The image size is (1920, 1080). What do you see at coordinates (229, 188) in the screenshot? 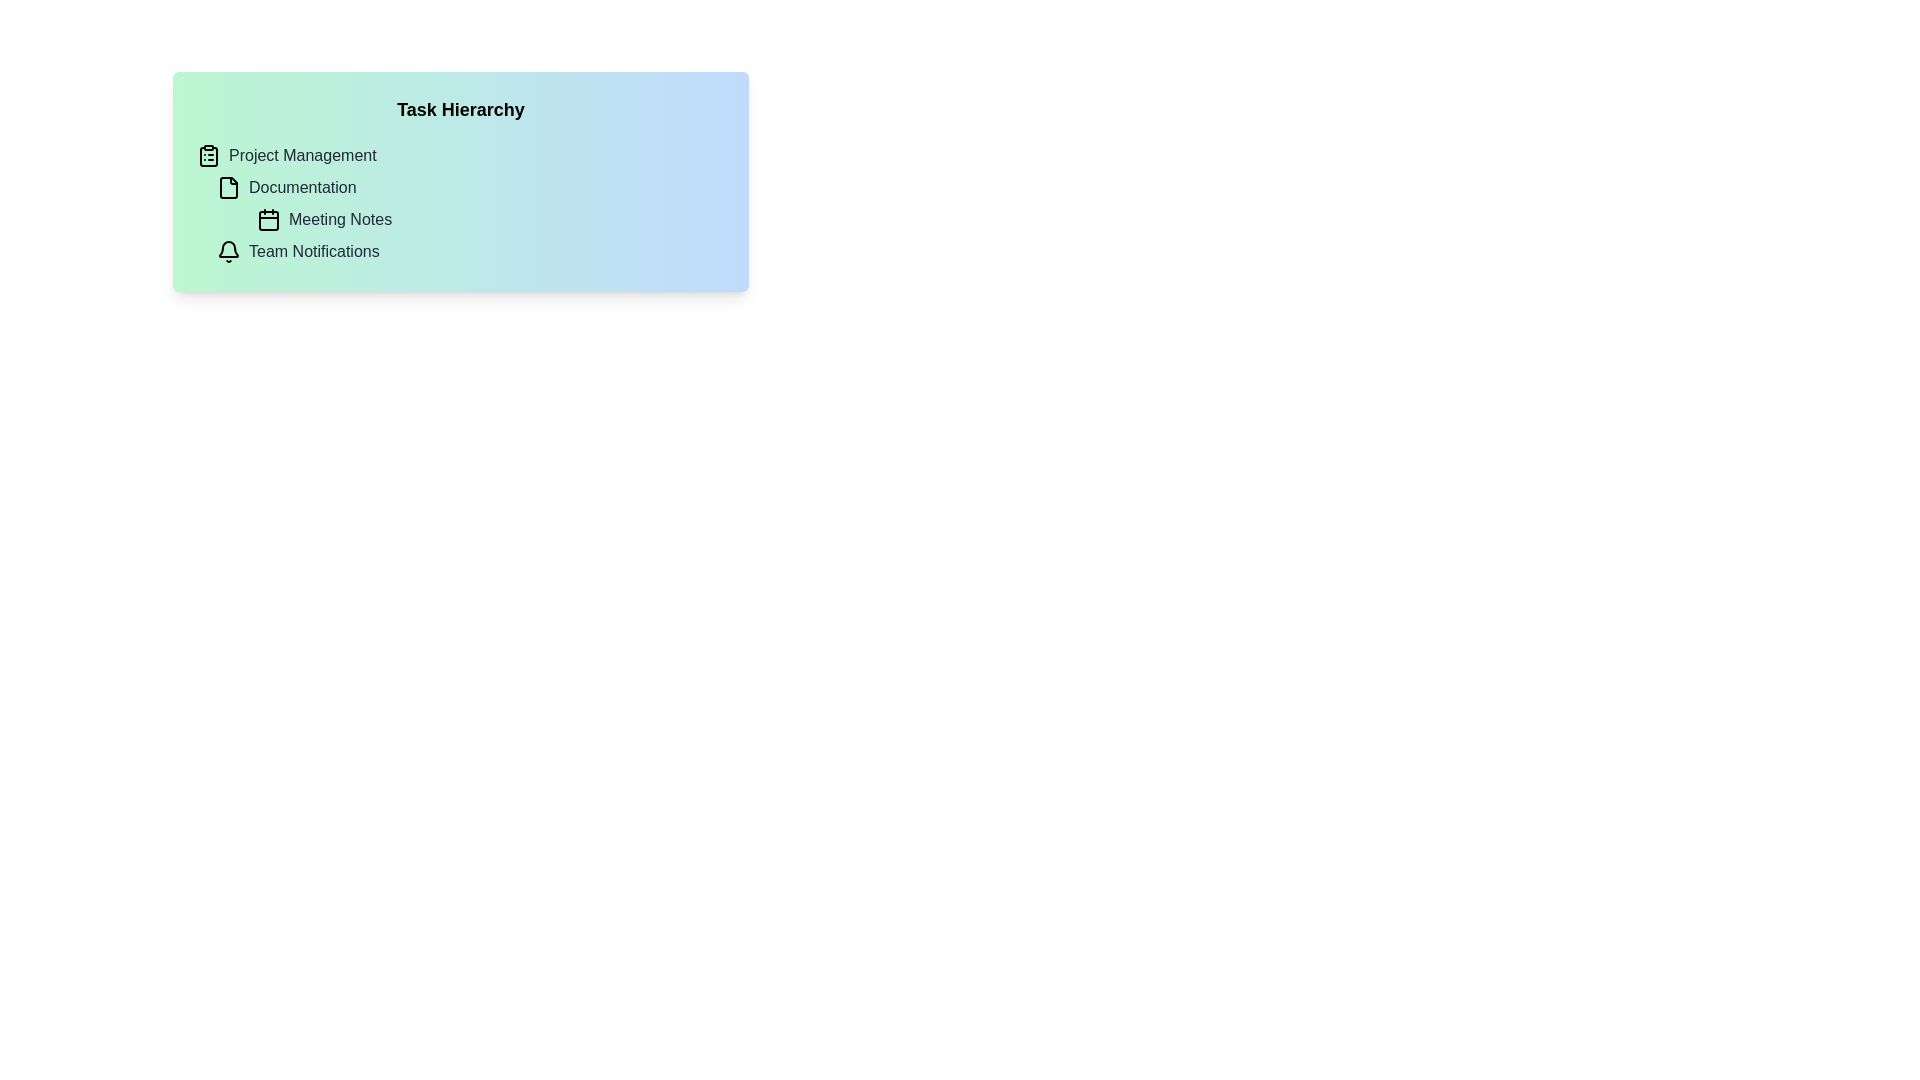
I see `the black document icon located to the left of the 'Documentation' text label in the 'Task Hierarchy' section to interact with its associated functionality` at bounding box center [229, 188].